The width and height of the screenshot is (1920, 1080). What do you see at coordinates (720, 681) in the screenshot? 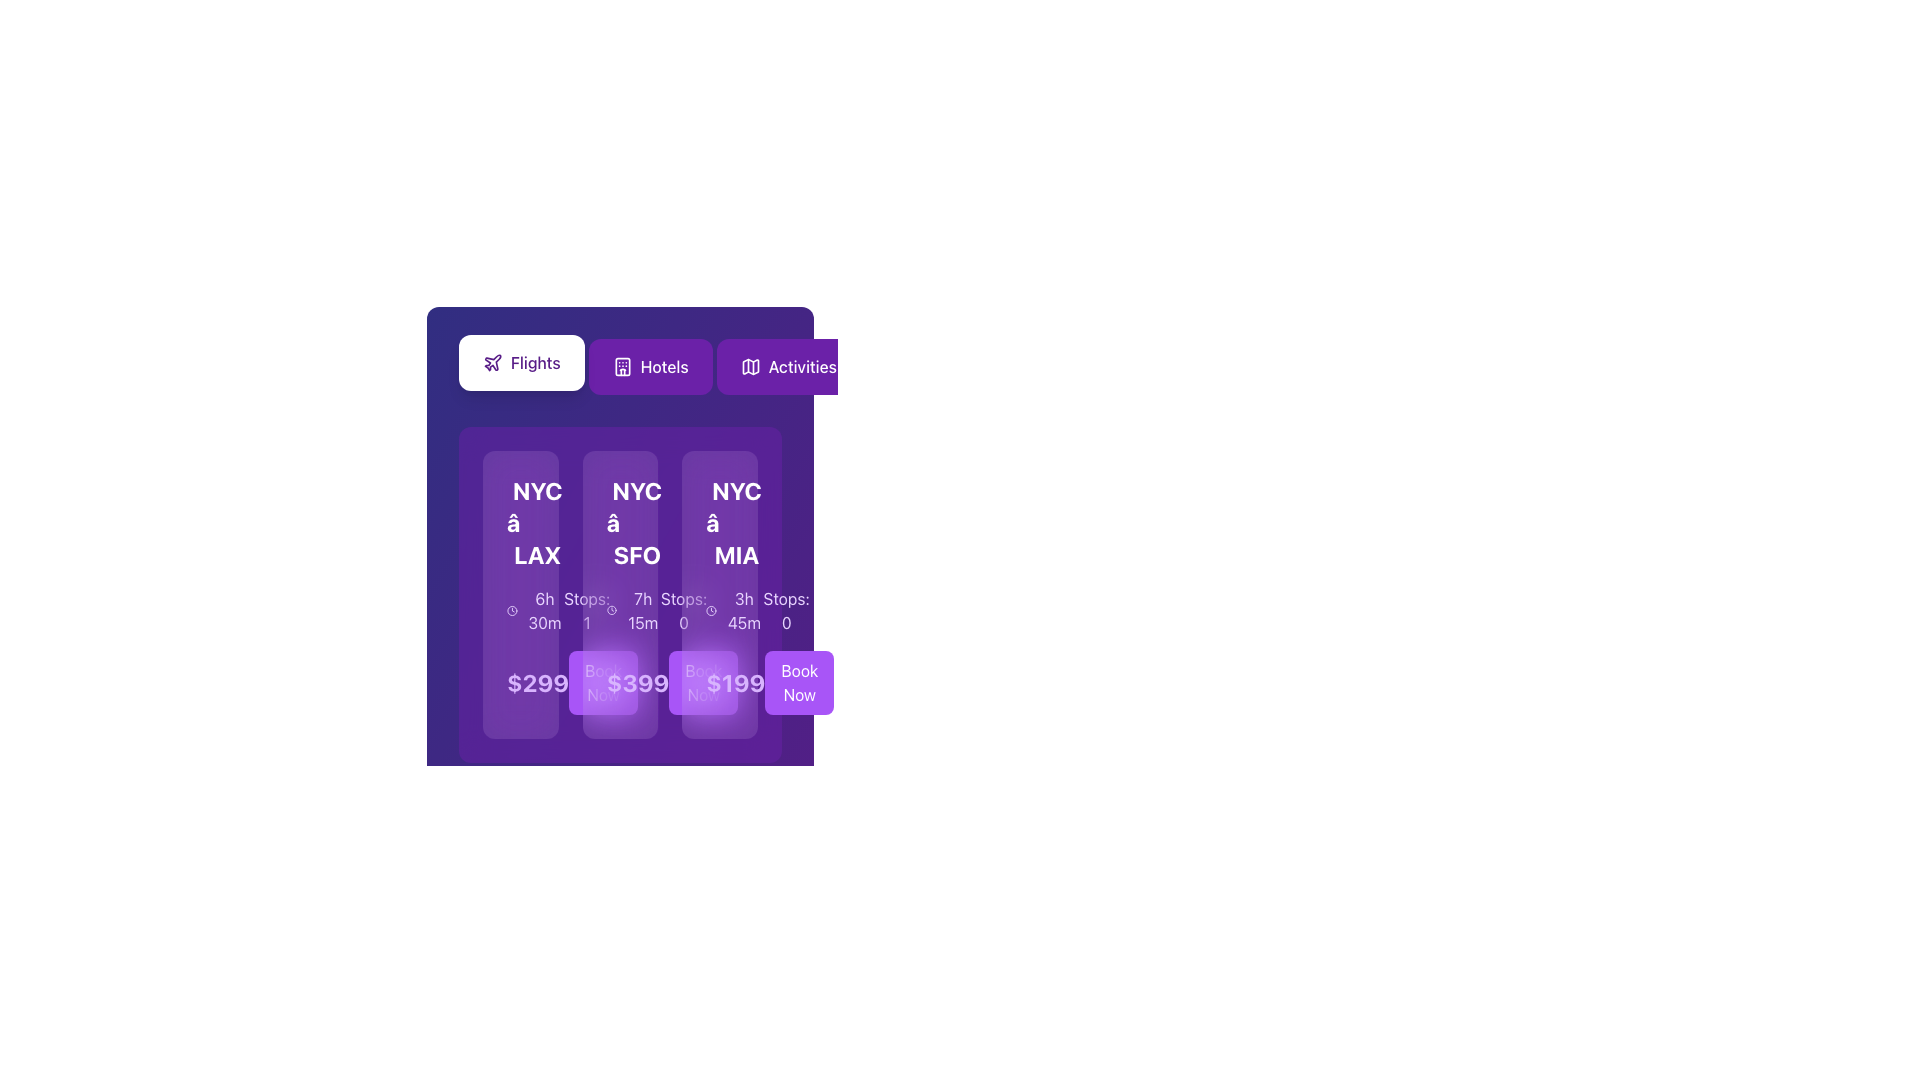
I see `the 'Book Now' button located in the card titled 'NYC â MIA', positioned to the right of the price display showing '$199'` at bounding box center [720, 681].